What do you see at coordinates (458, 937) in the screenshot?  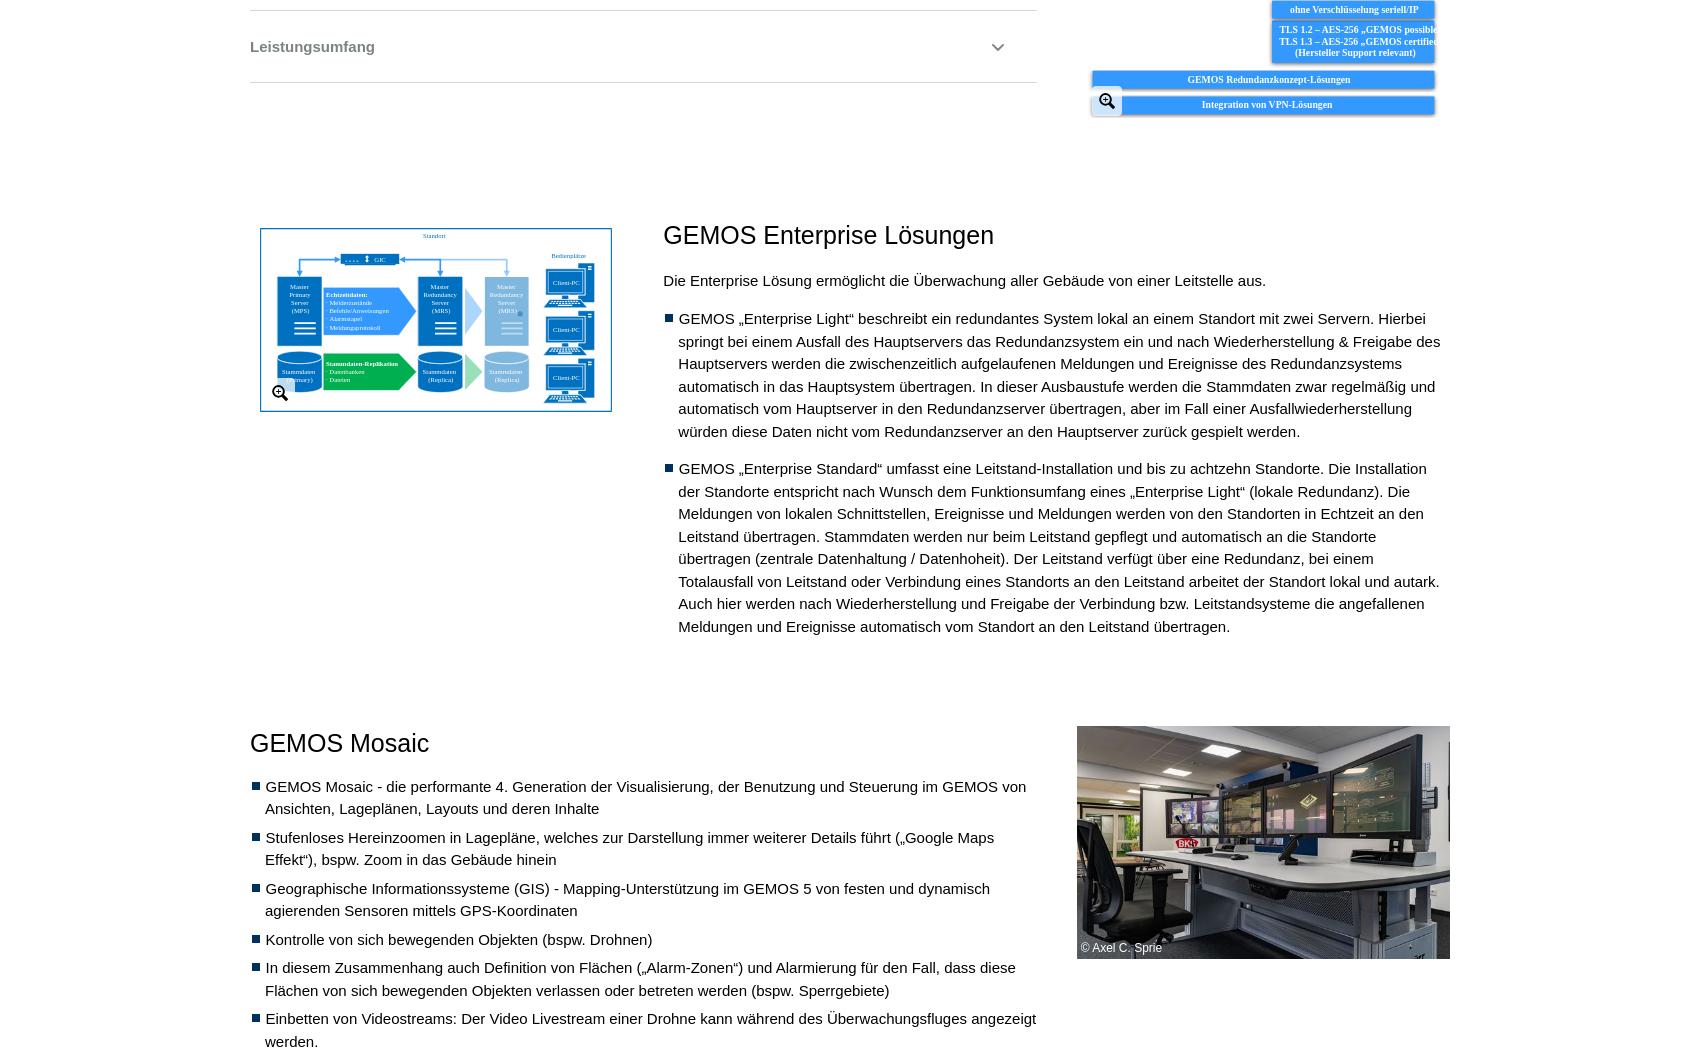 I see `'Kontrolle von sich bewegenden Objekten (bspw. Drohnen)'` at bounding box center [458, 937].